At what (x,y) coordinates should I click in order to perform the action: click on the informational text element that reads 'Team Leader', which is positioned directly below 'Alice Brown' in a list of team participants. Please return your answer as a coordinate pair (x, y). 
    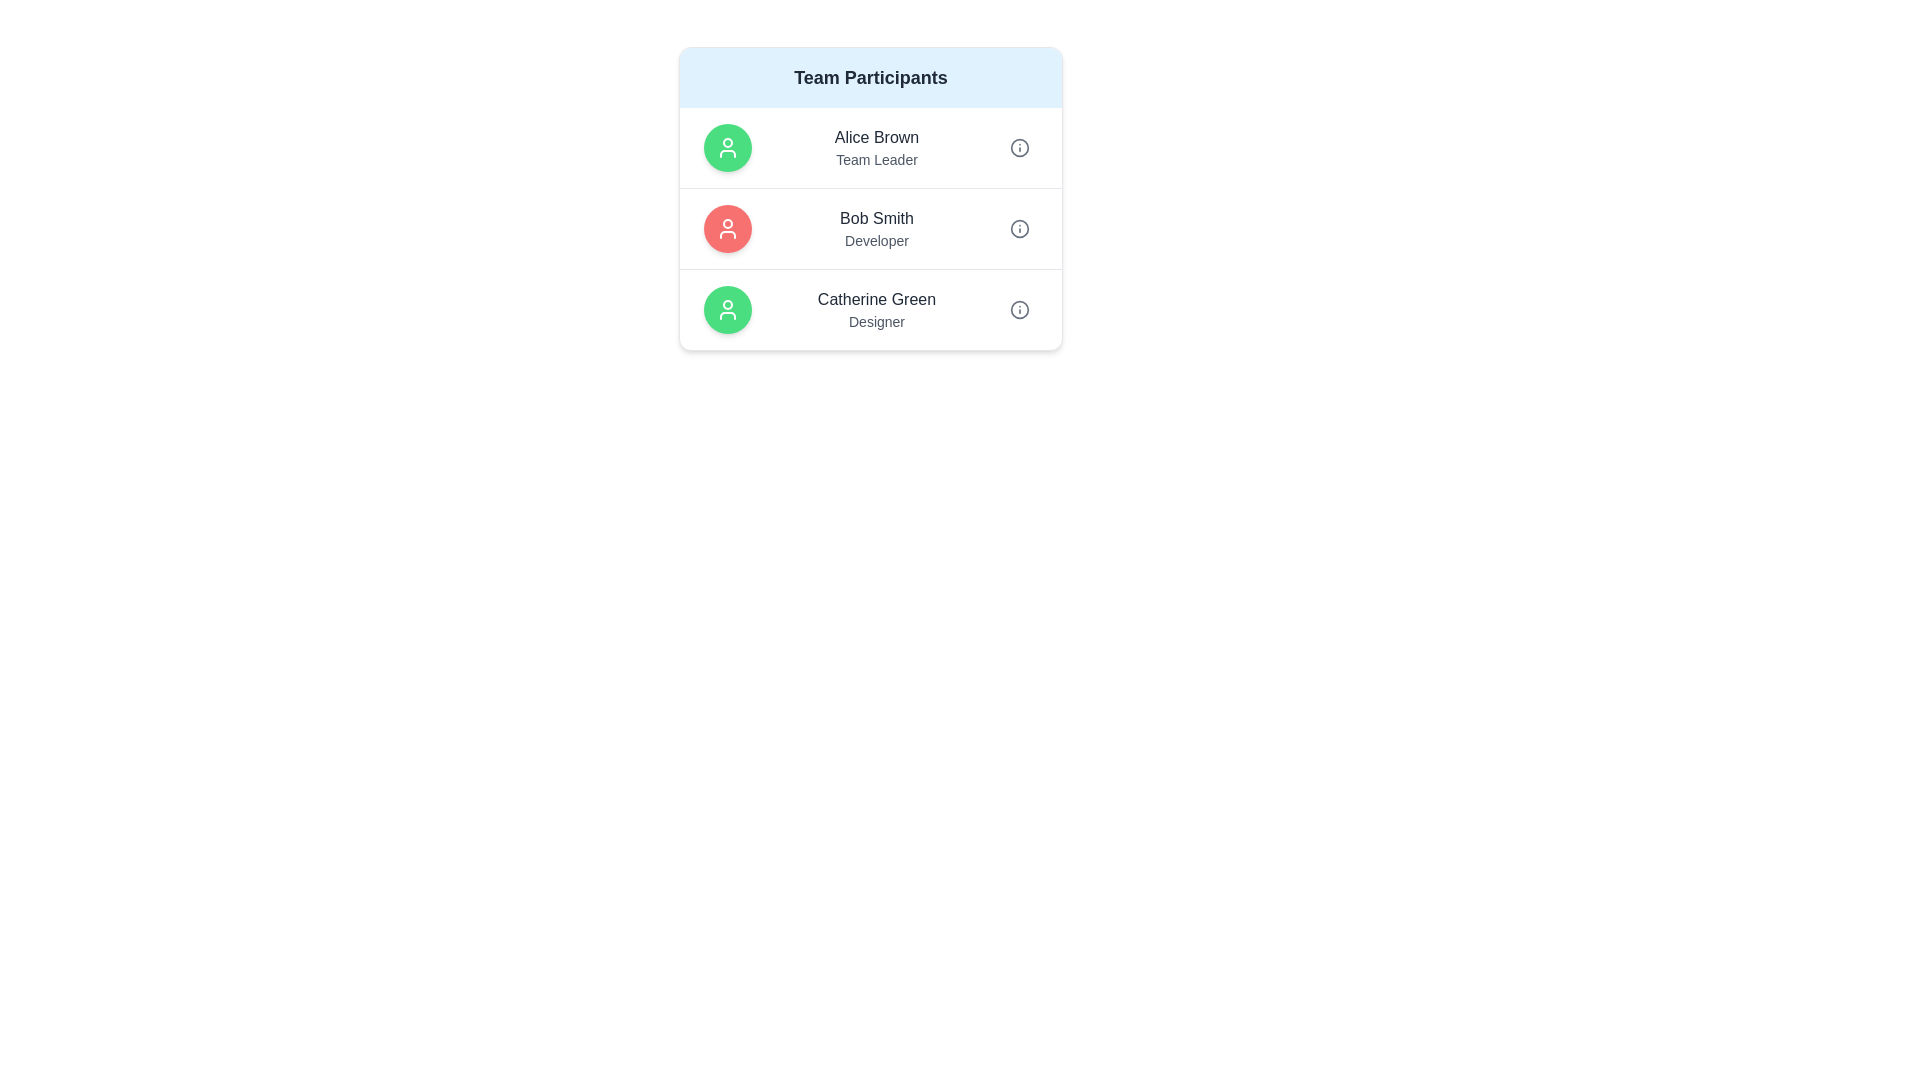
    Looking at the image, I should click on (877, 158).